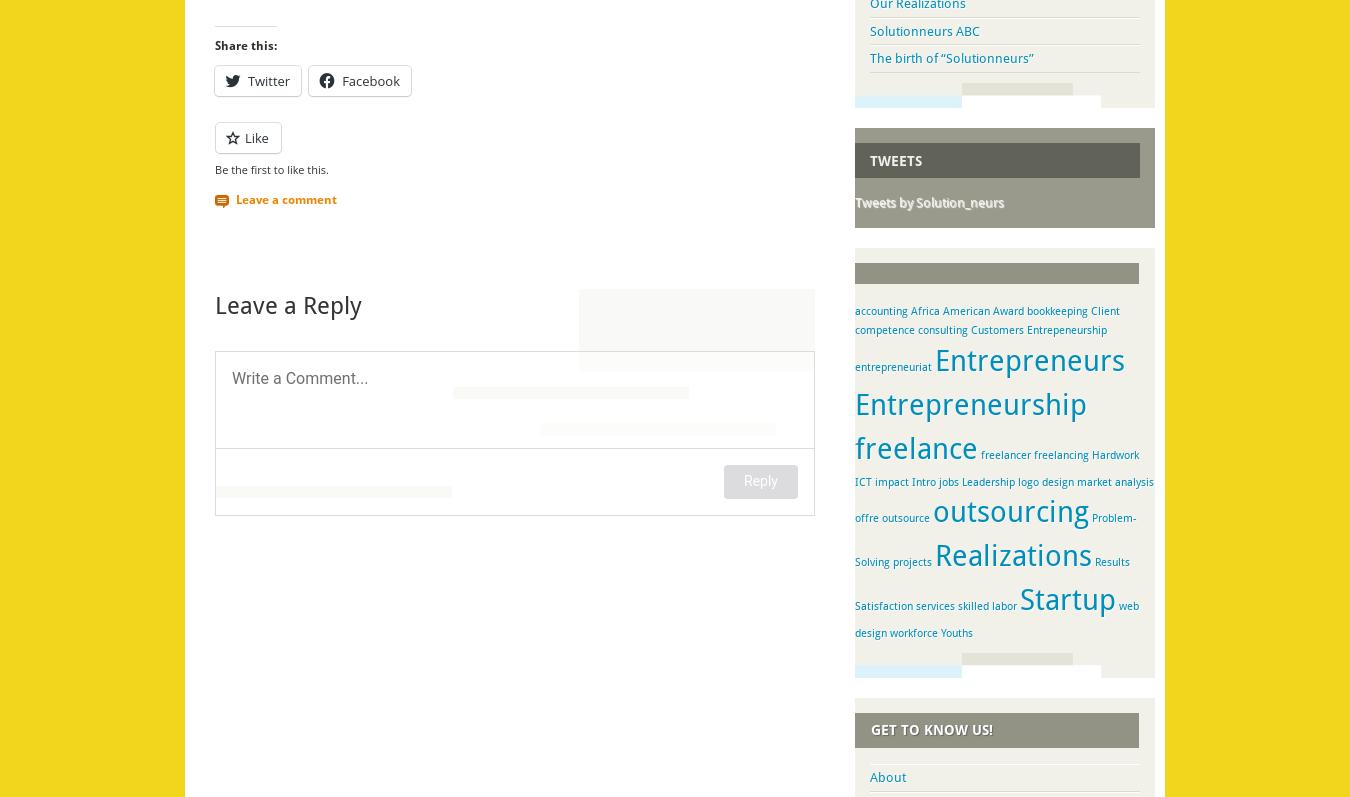 This screenshot has height=797, width=1350. Describe the element at coordinates (1013, 554) in the screenshot. I see `'Realizations'` at that location.